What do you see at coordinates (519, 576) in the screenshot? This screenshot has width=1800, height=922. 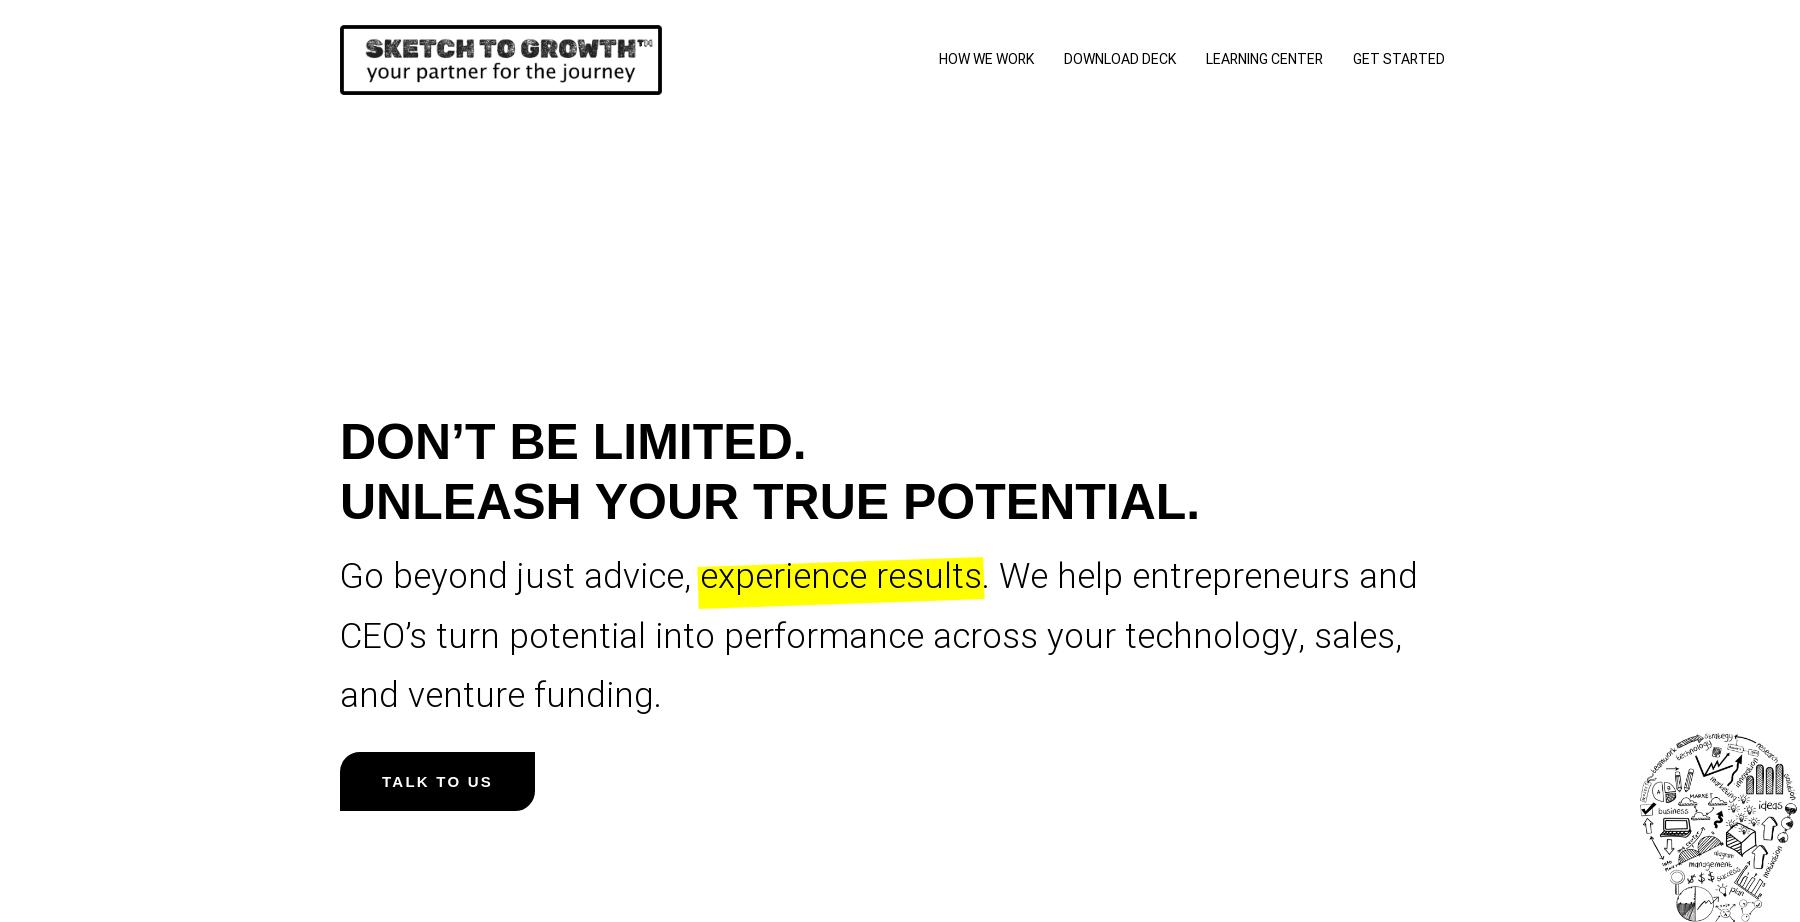 I see `'Go beyond just advice,'` at bounding box center [519, 576].